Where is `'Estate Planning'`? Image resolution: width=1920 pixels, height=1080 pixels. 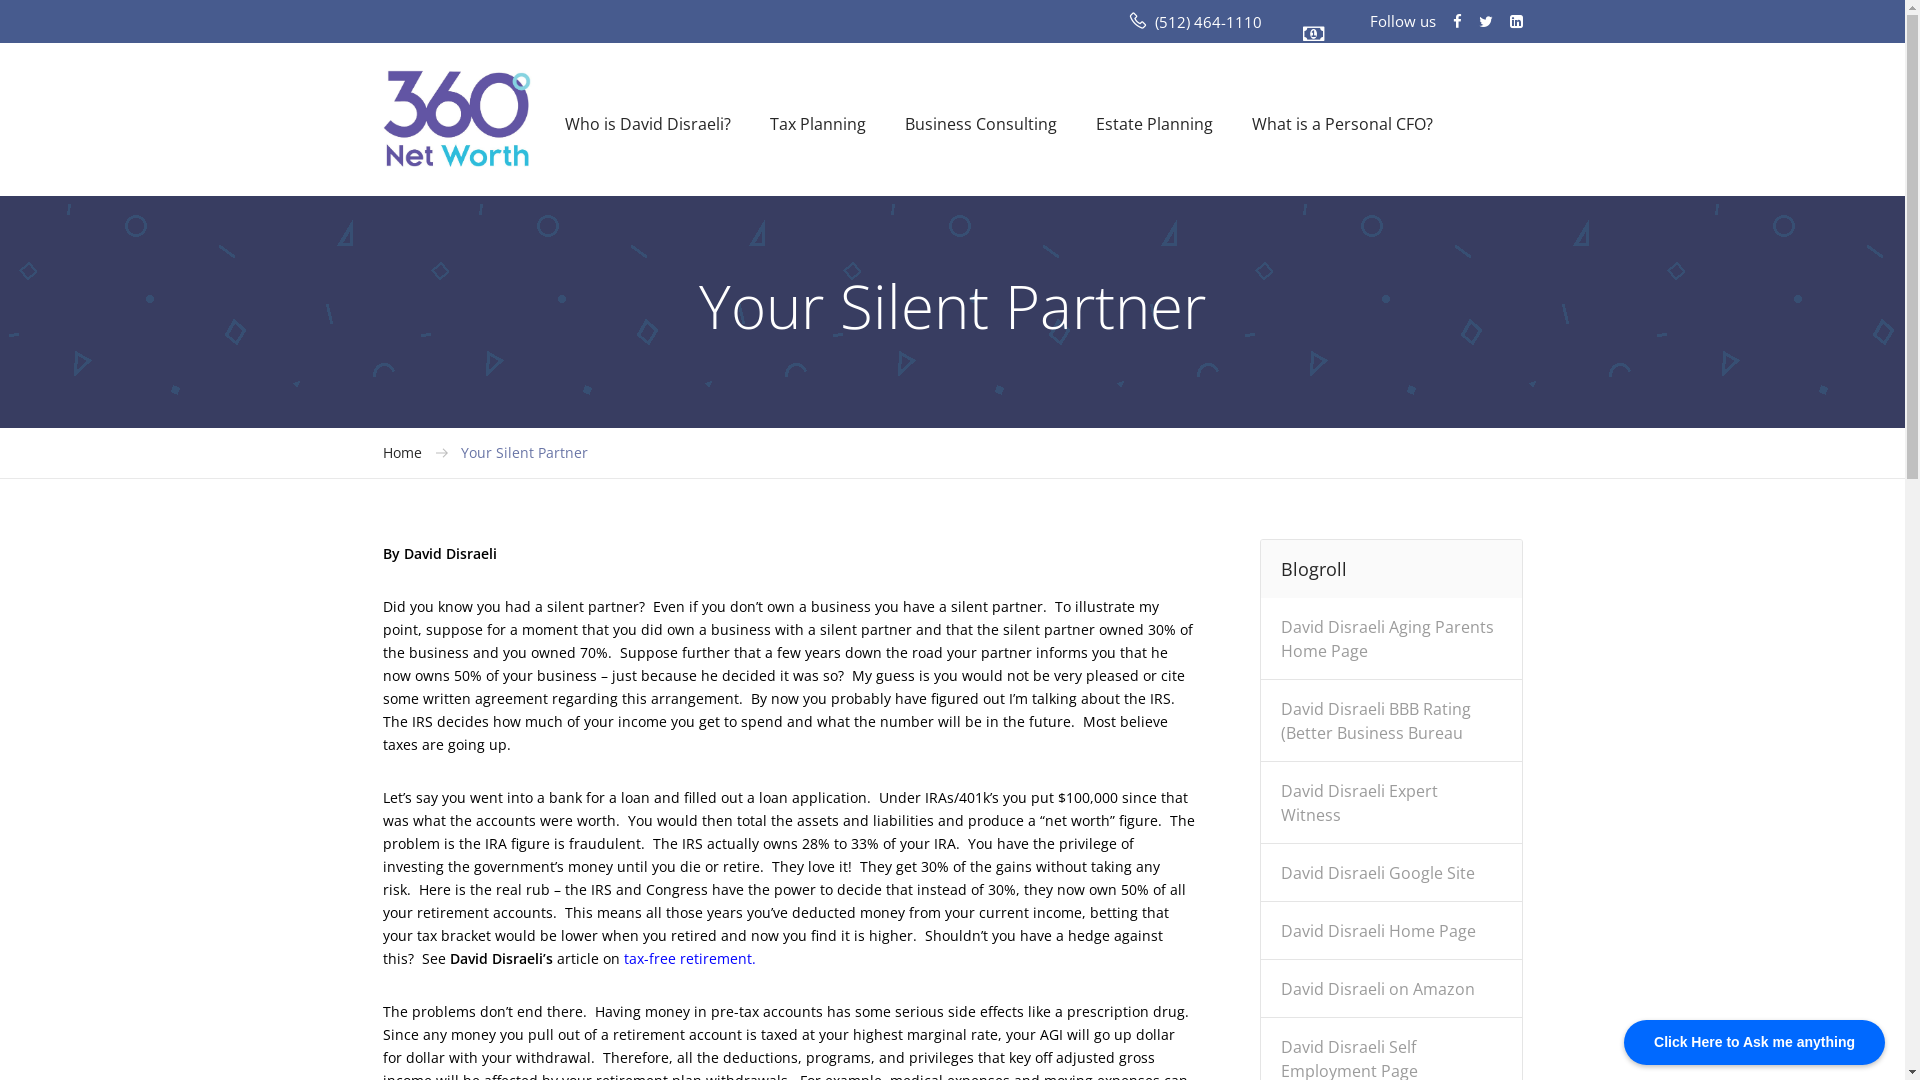
'Estate Planning' is located at coordinates (1154, 123).